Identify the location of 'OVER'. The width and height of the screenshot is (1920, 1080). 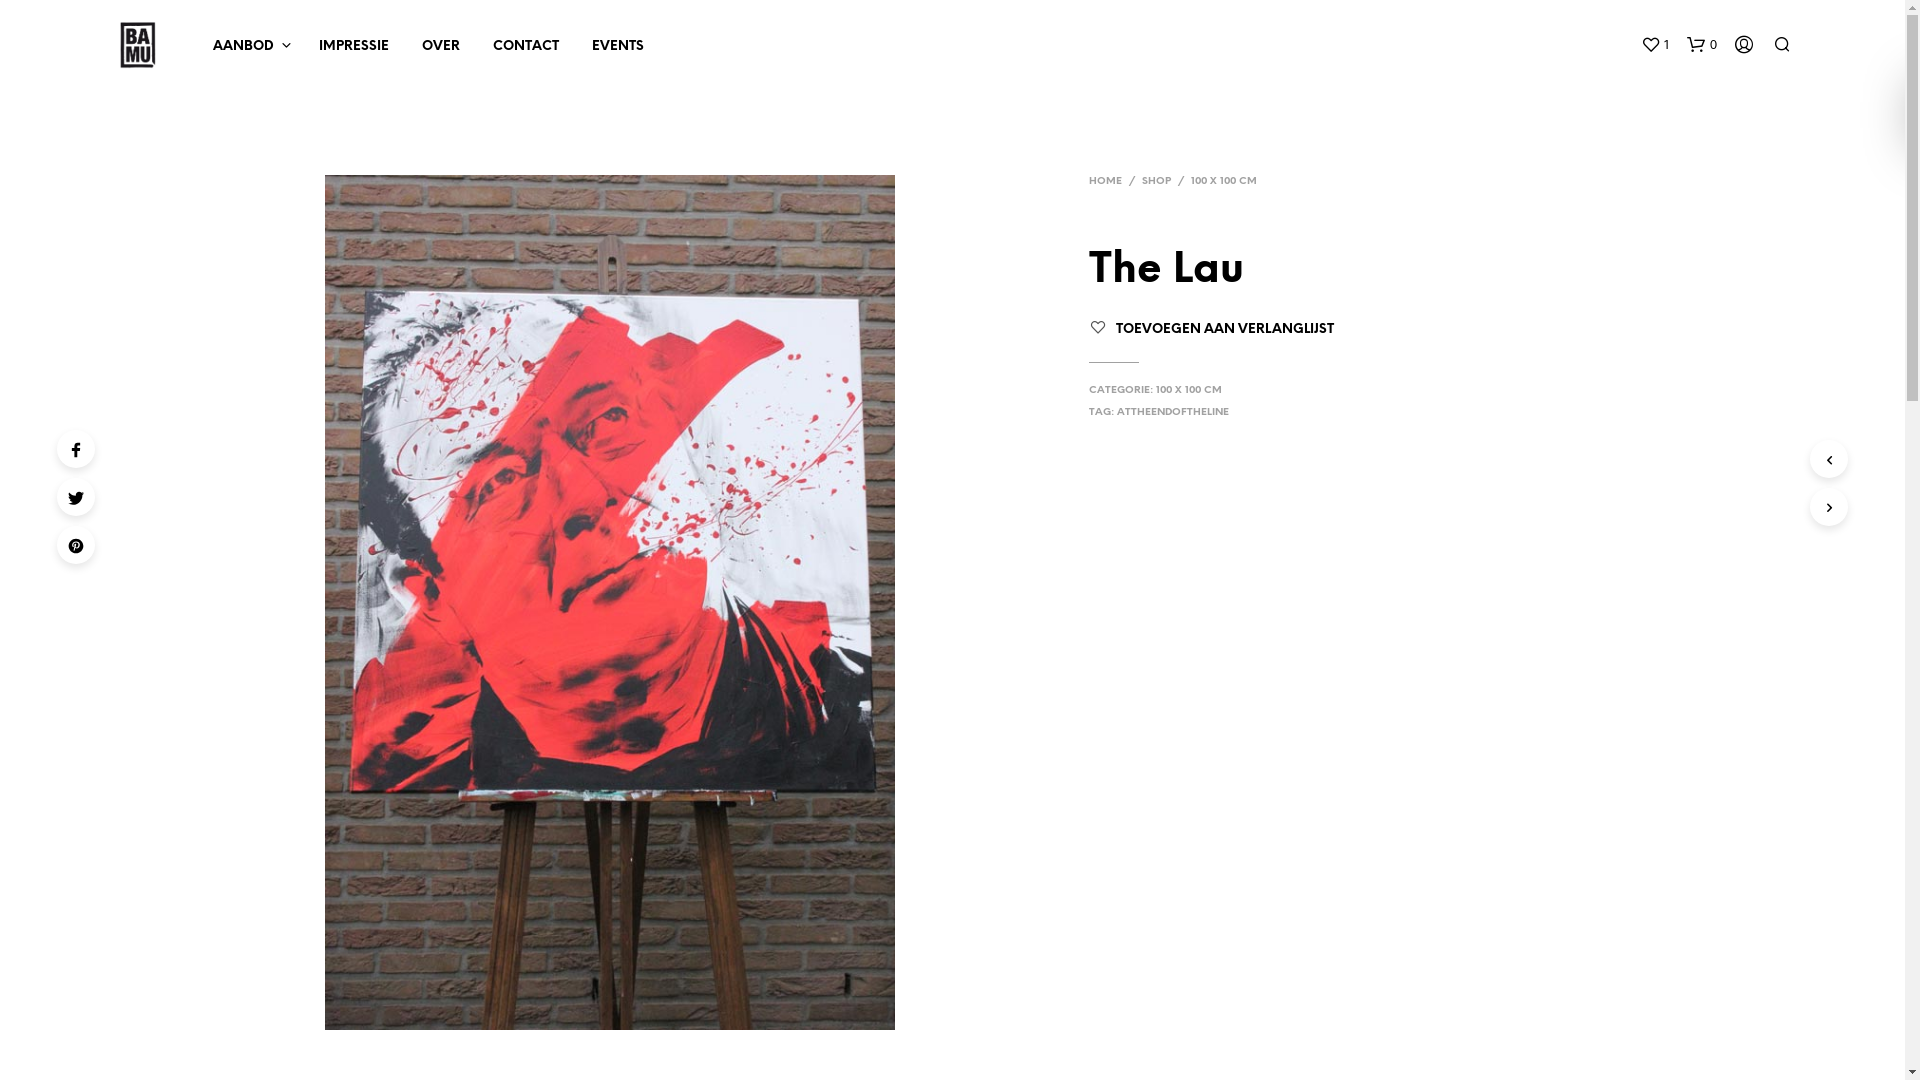
(439, 45).